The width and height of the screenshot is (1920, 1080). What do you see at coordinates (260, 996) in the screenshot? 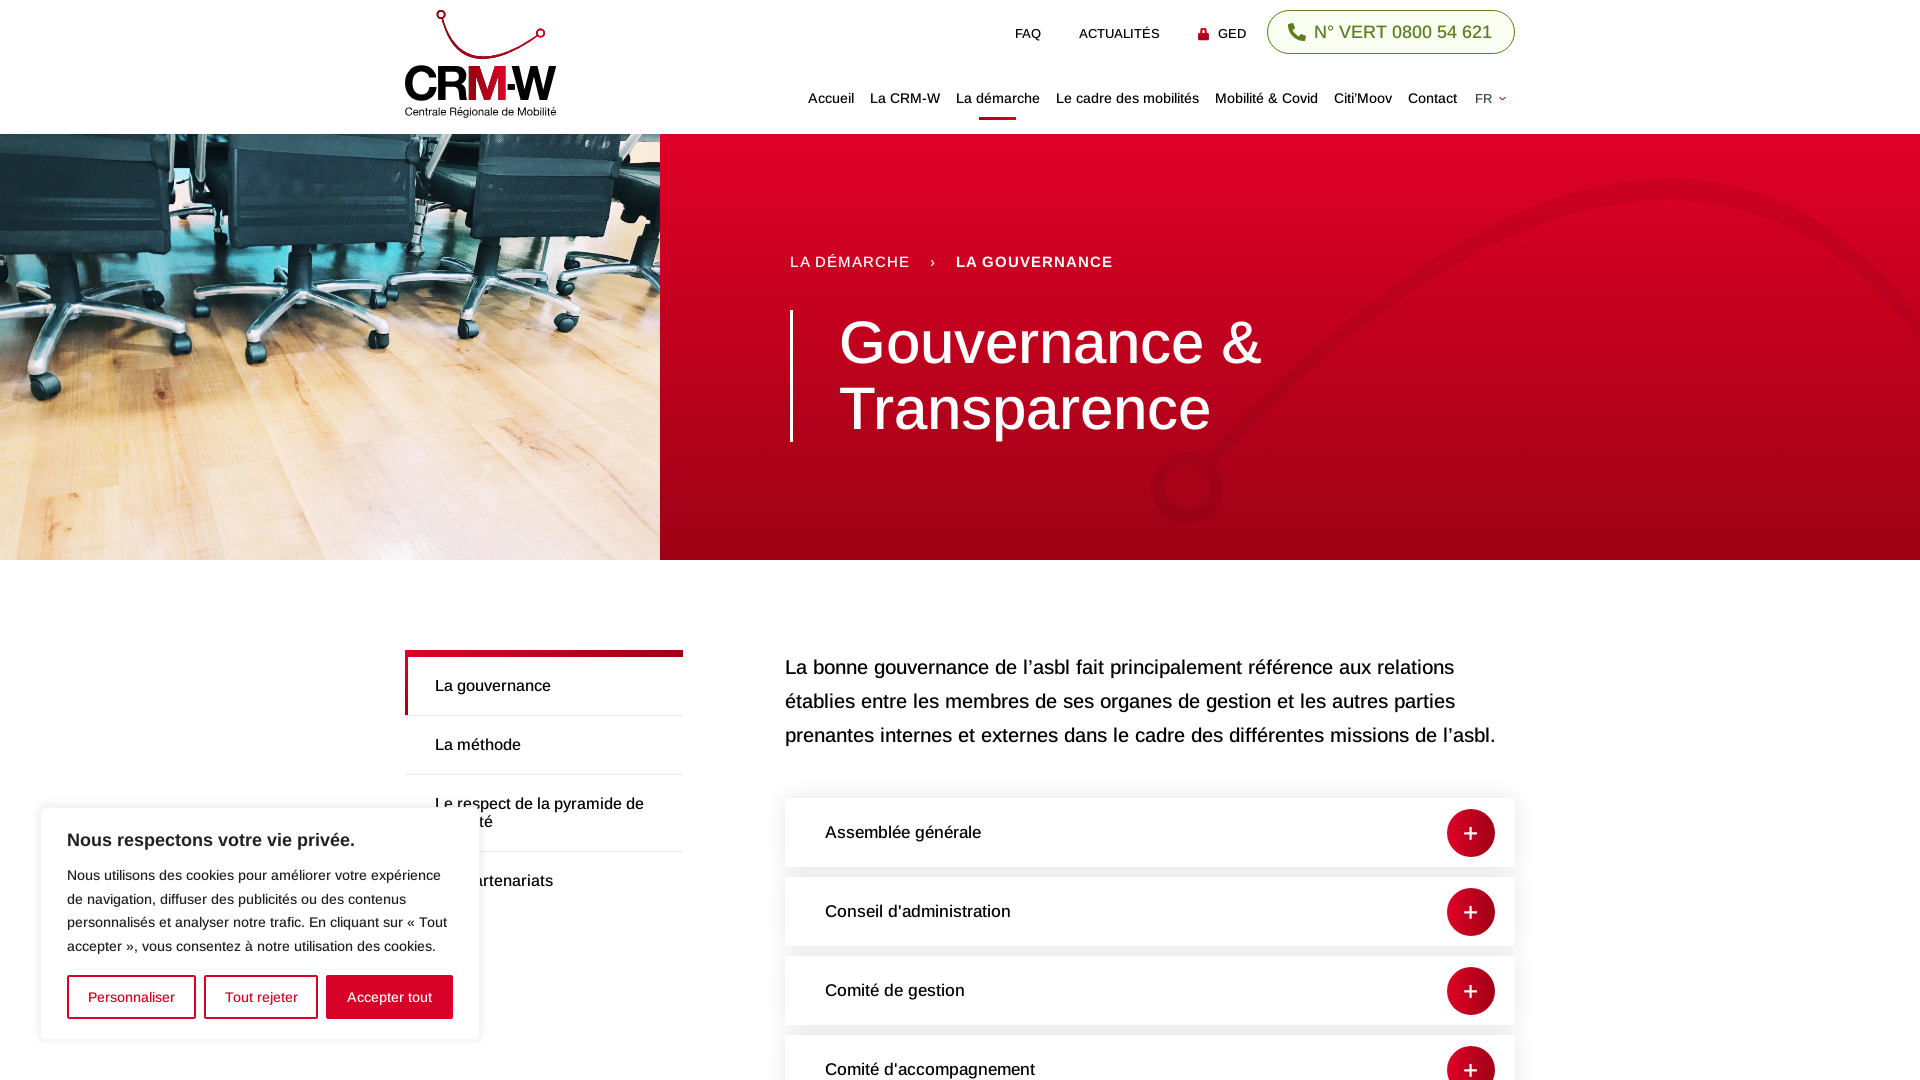
I see `'Tout rejeter'` at bounding box center [260, 996].